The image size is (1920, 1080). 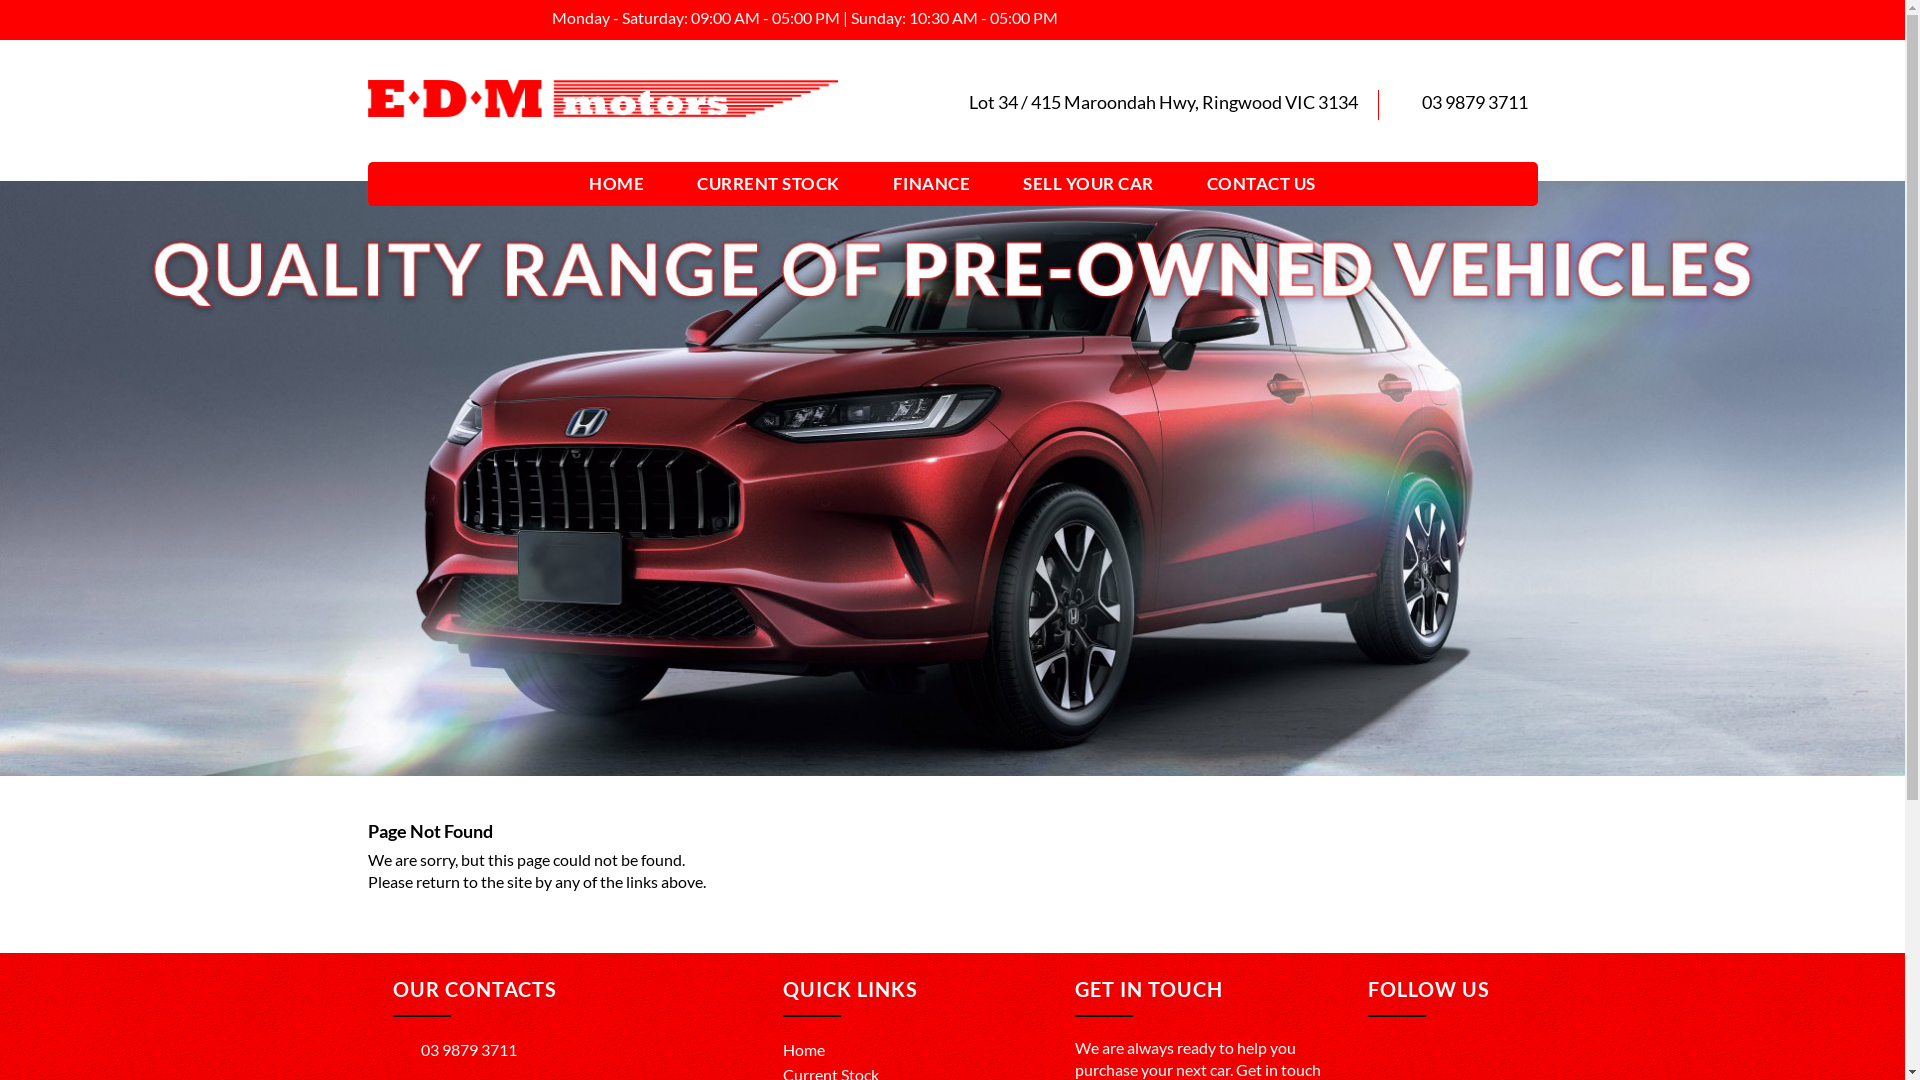 What do you see at coordinates (573, 184) in the screenshot?
I see `'HOME'` at bounding box center [573, 184].